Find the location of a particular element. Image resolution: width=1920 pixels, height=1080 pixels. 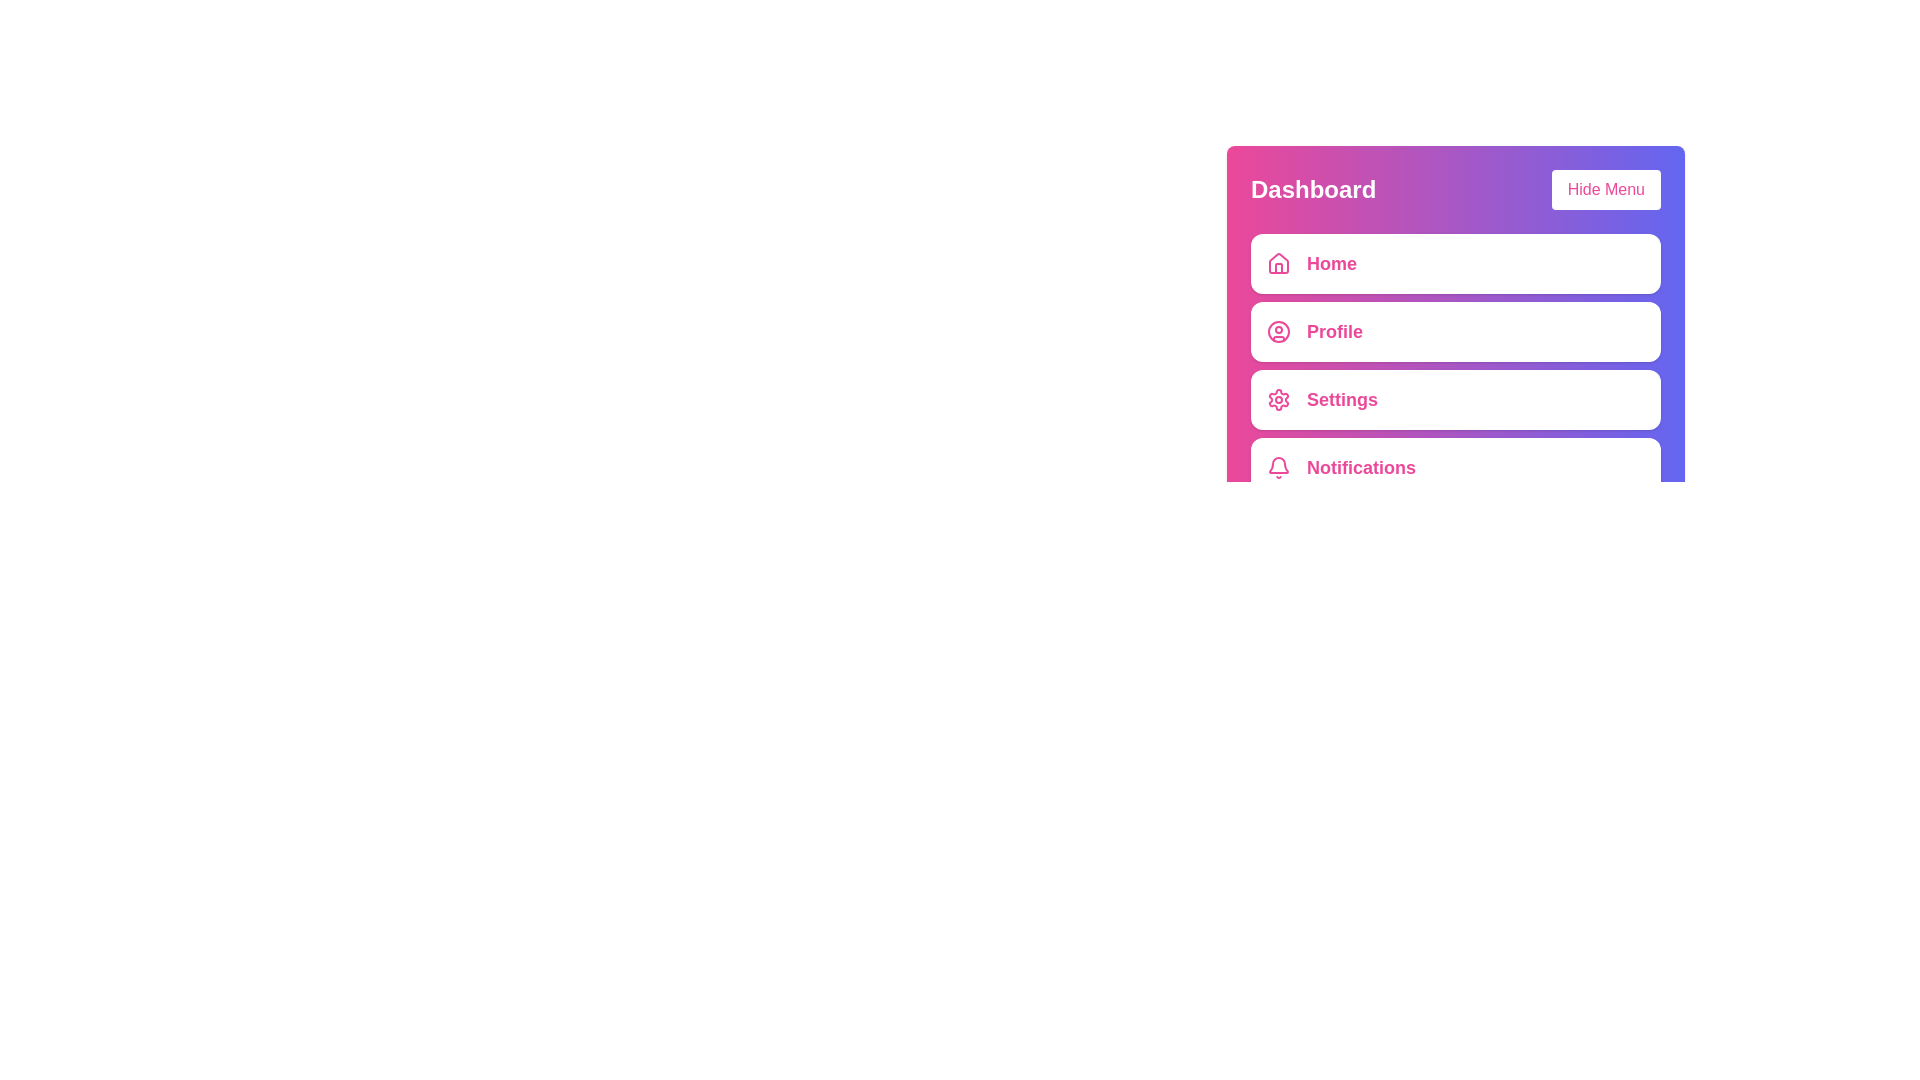

the title text 'Dashboard' is located at coordinates (1313, 189).